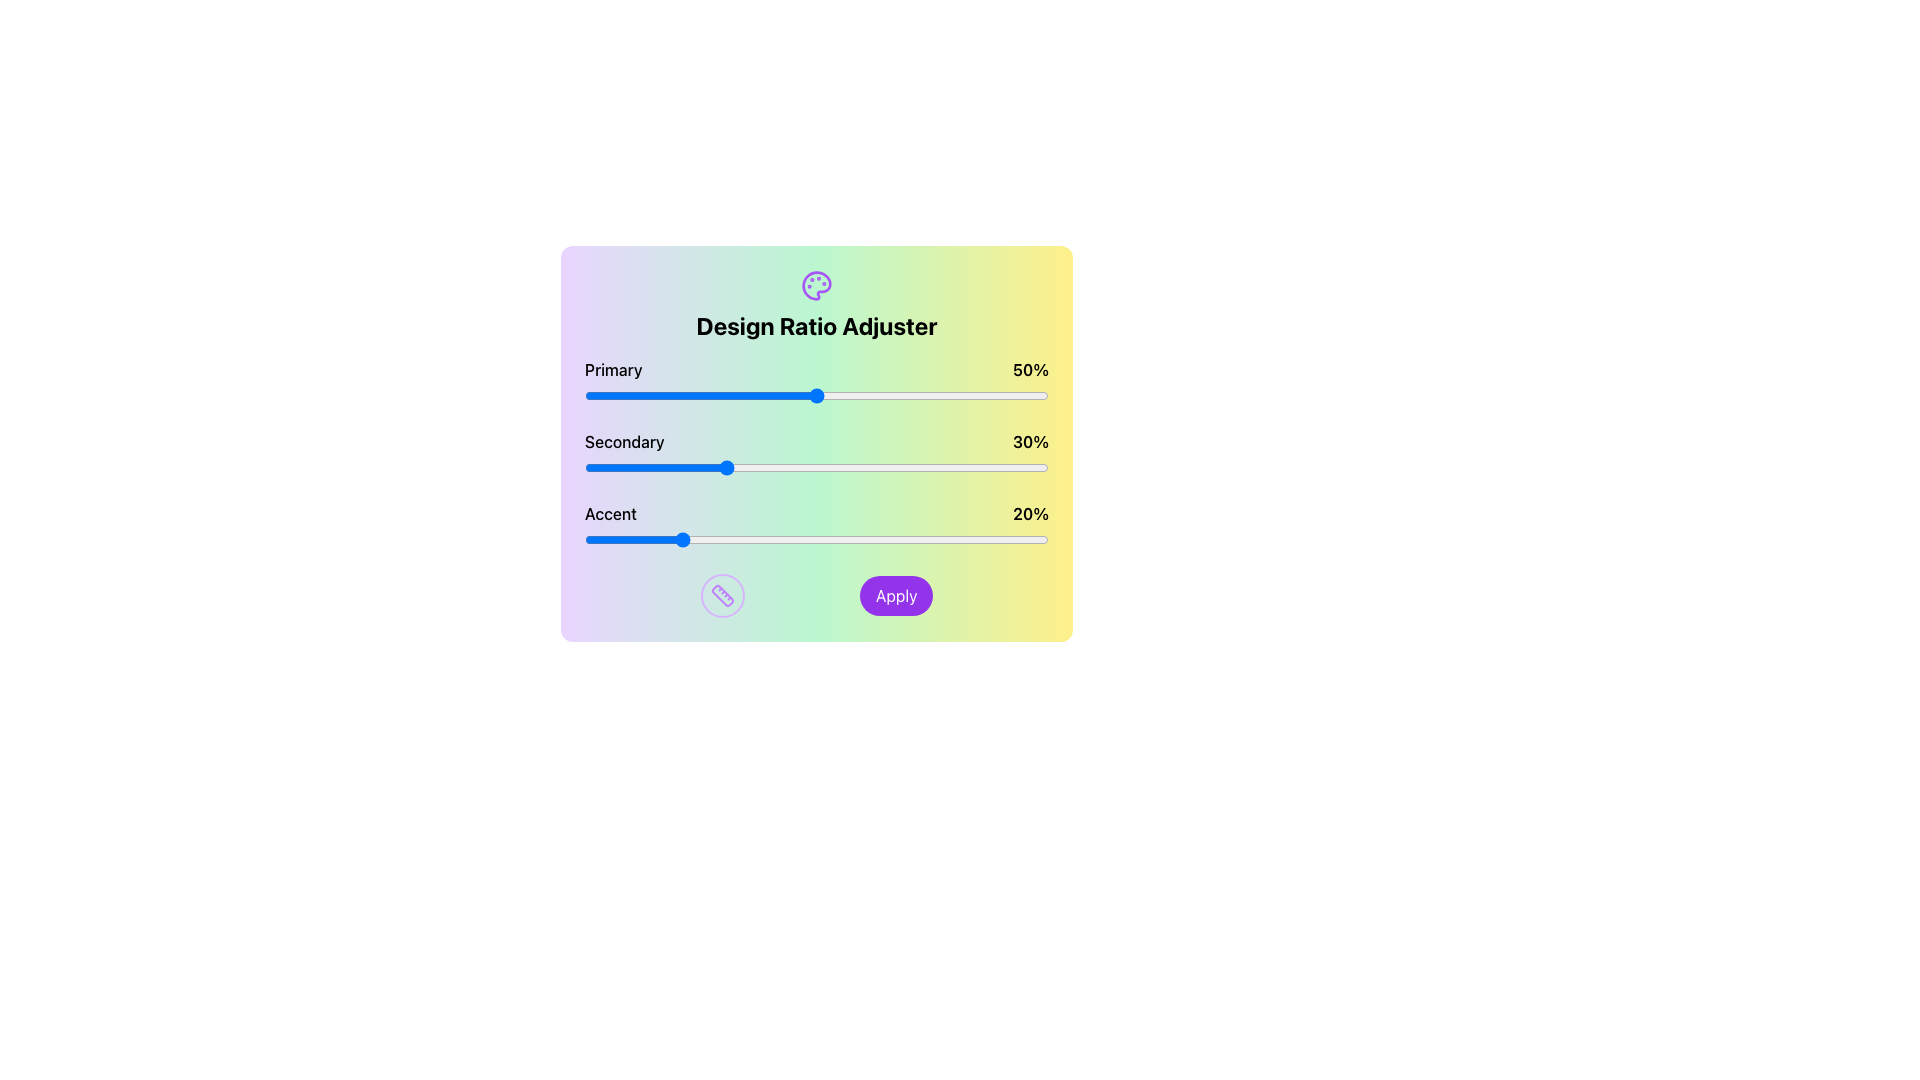  I want to click on the ruler icon located within a circular area near the bottom left of the panel, adjacent to the purple 'Apply' button, so click(721, 595).